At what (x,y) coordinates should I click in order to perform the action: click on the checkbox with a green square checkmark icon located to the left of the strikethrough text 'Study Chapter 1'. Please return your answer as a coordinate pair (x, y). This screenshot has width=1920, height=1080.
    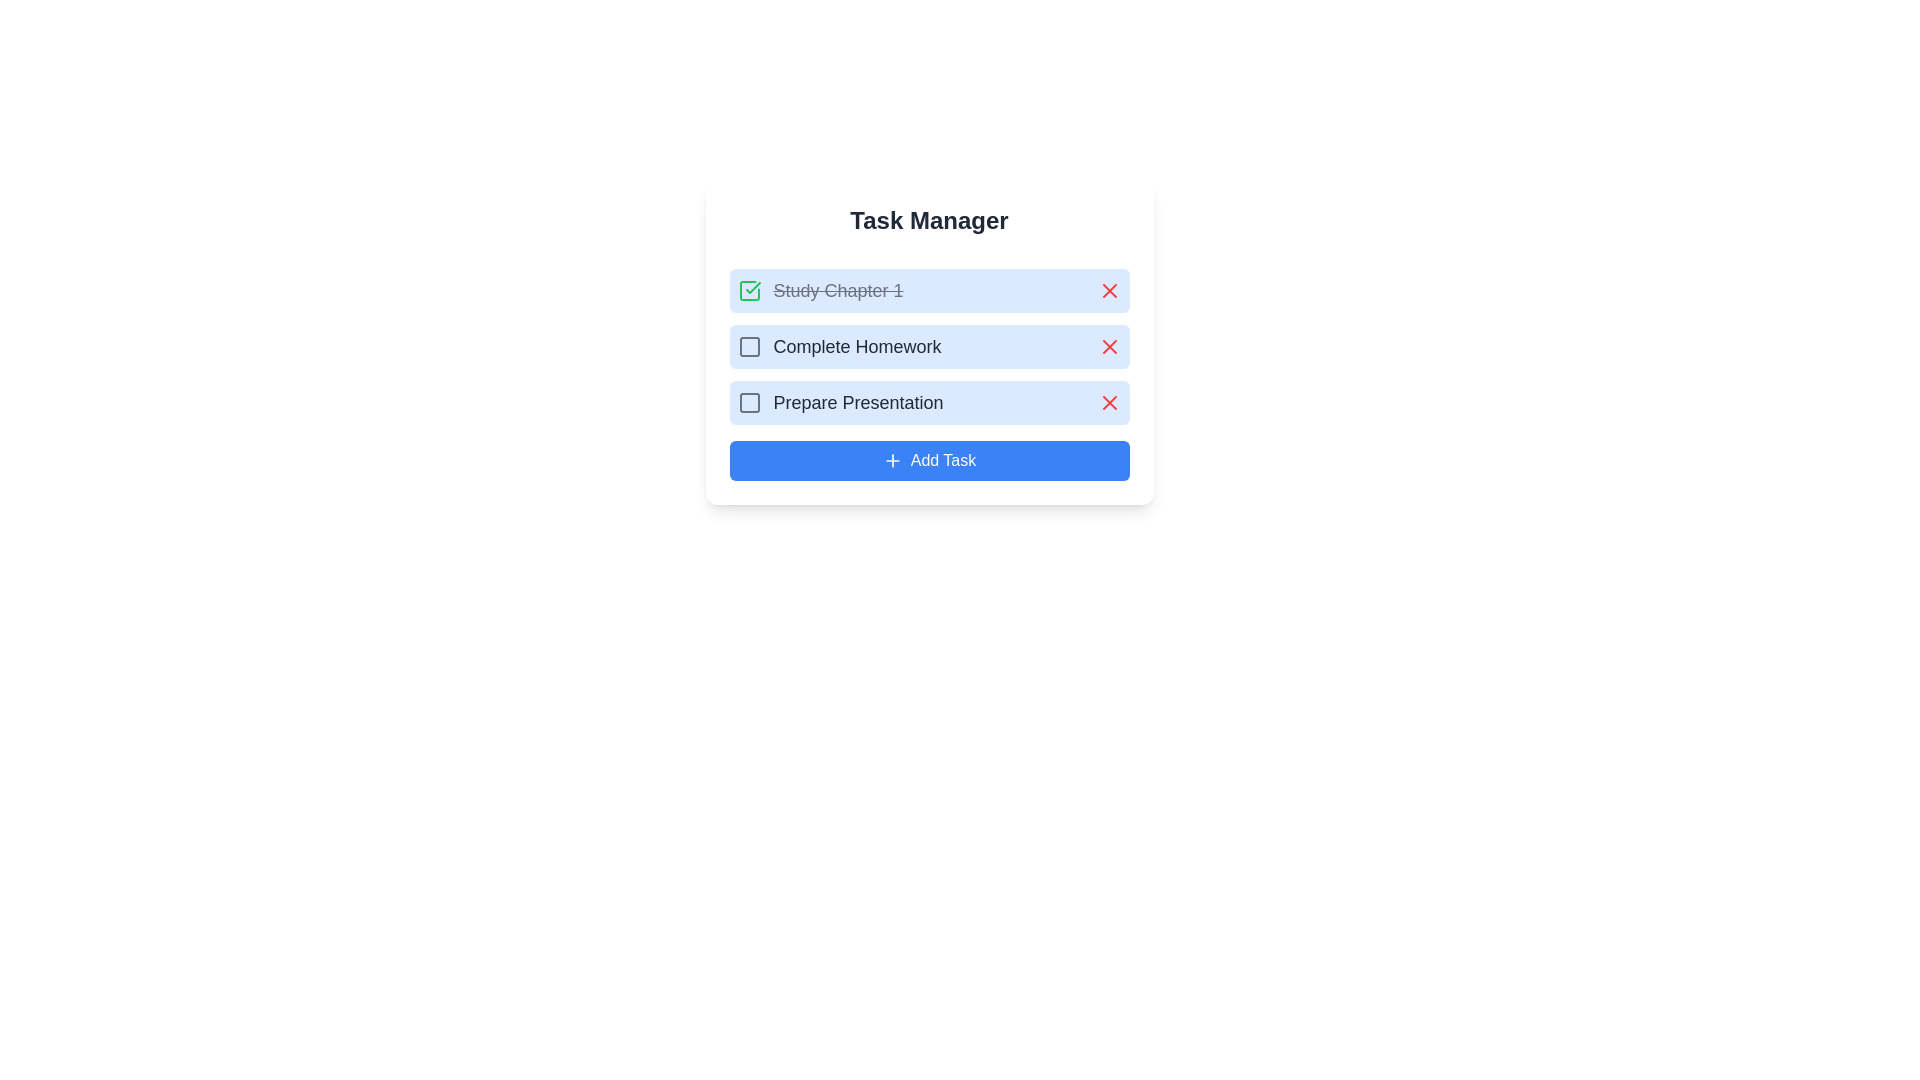
    Looking at the image, I should click on (748, 290).